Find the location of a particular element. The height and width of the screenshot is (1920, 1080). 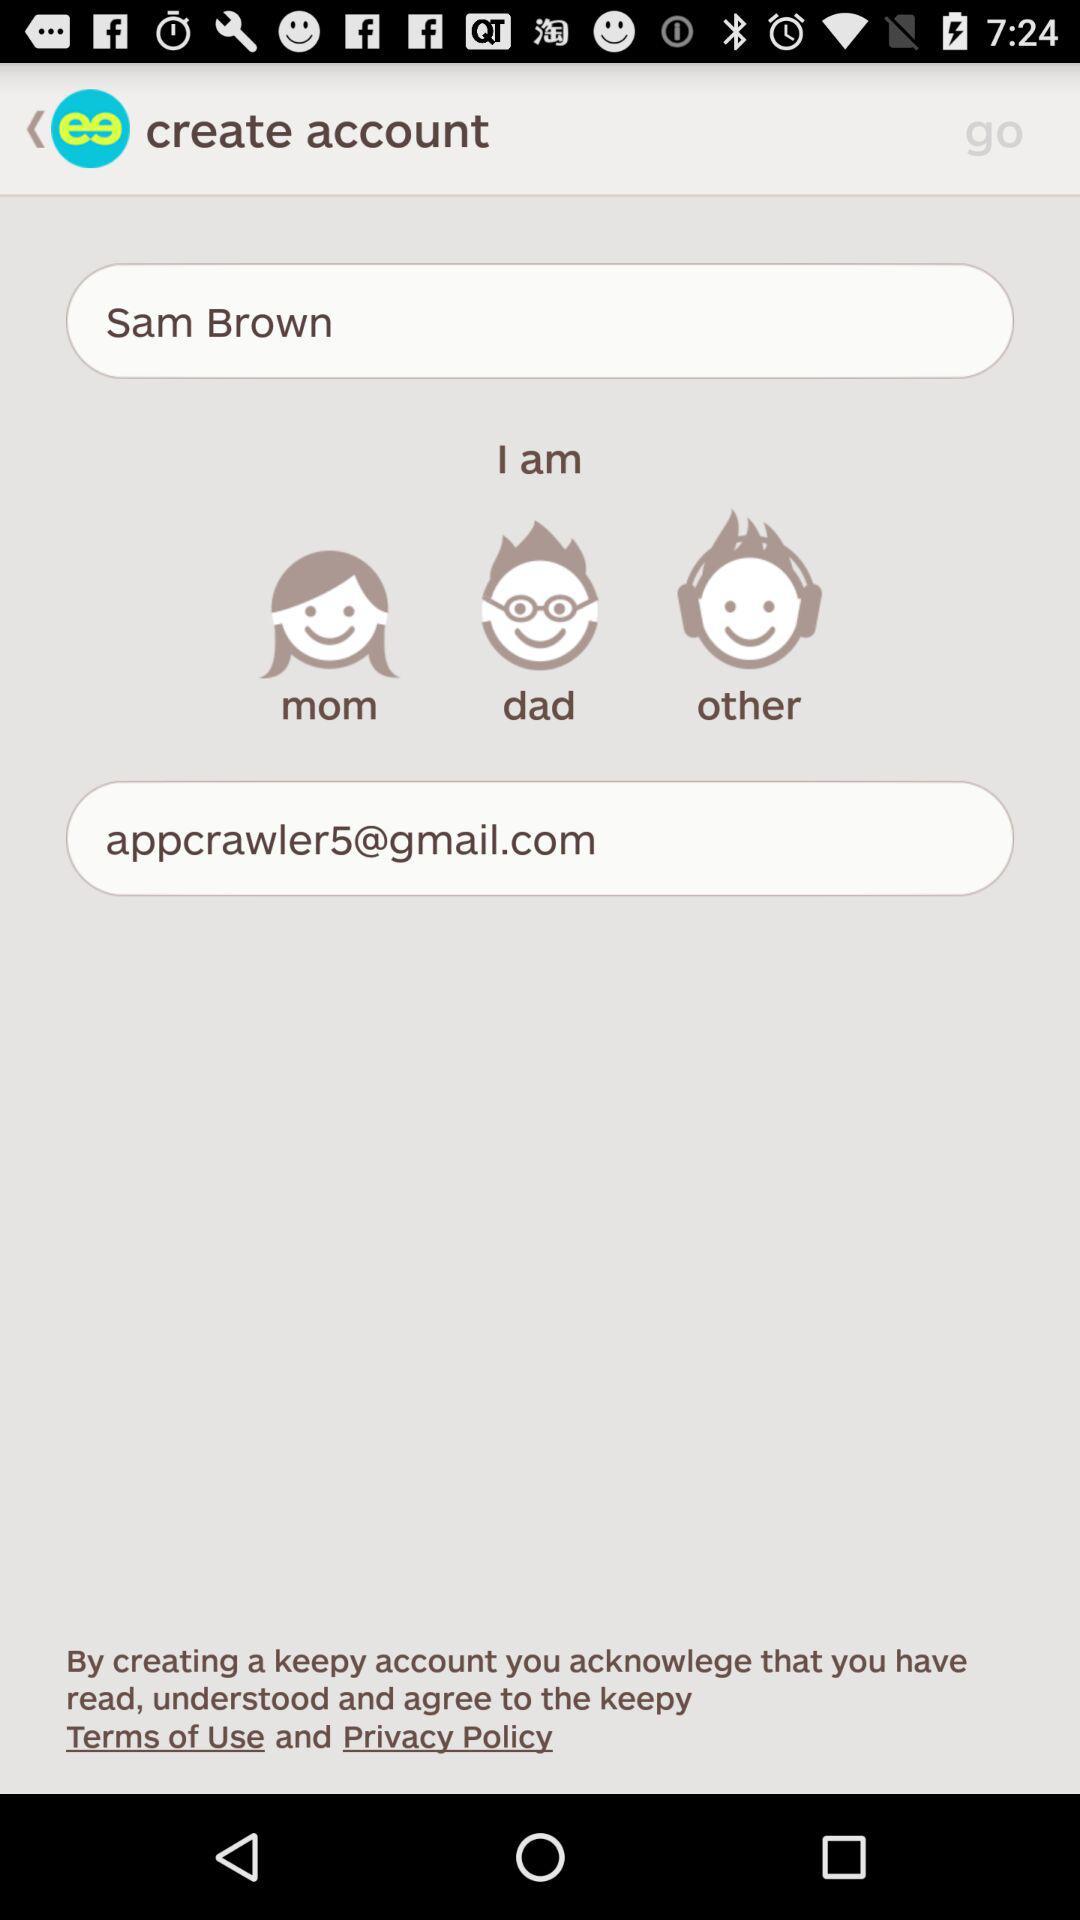

go back is located at coordinates (25, 127).